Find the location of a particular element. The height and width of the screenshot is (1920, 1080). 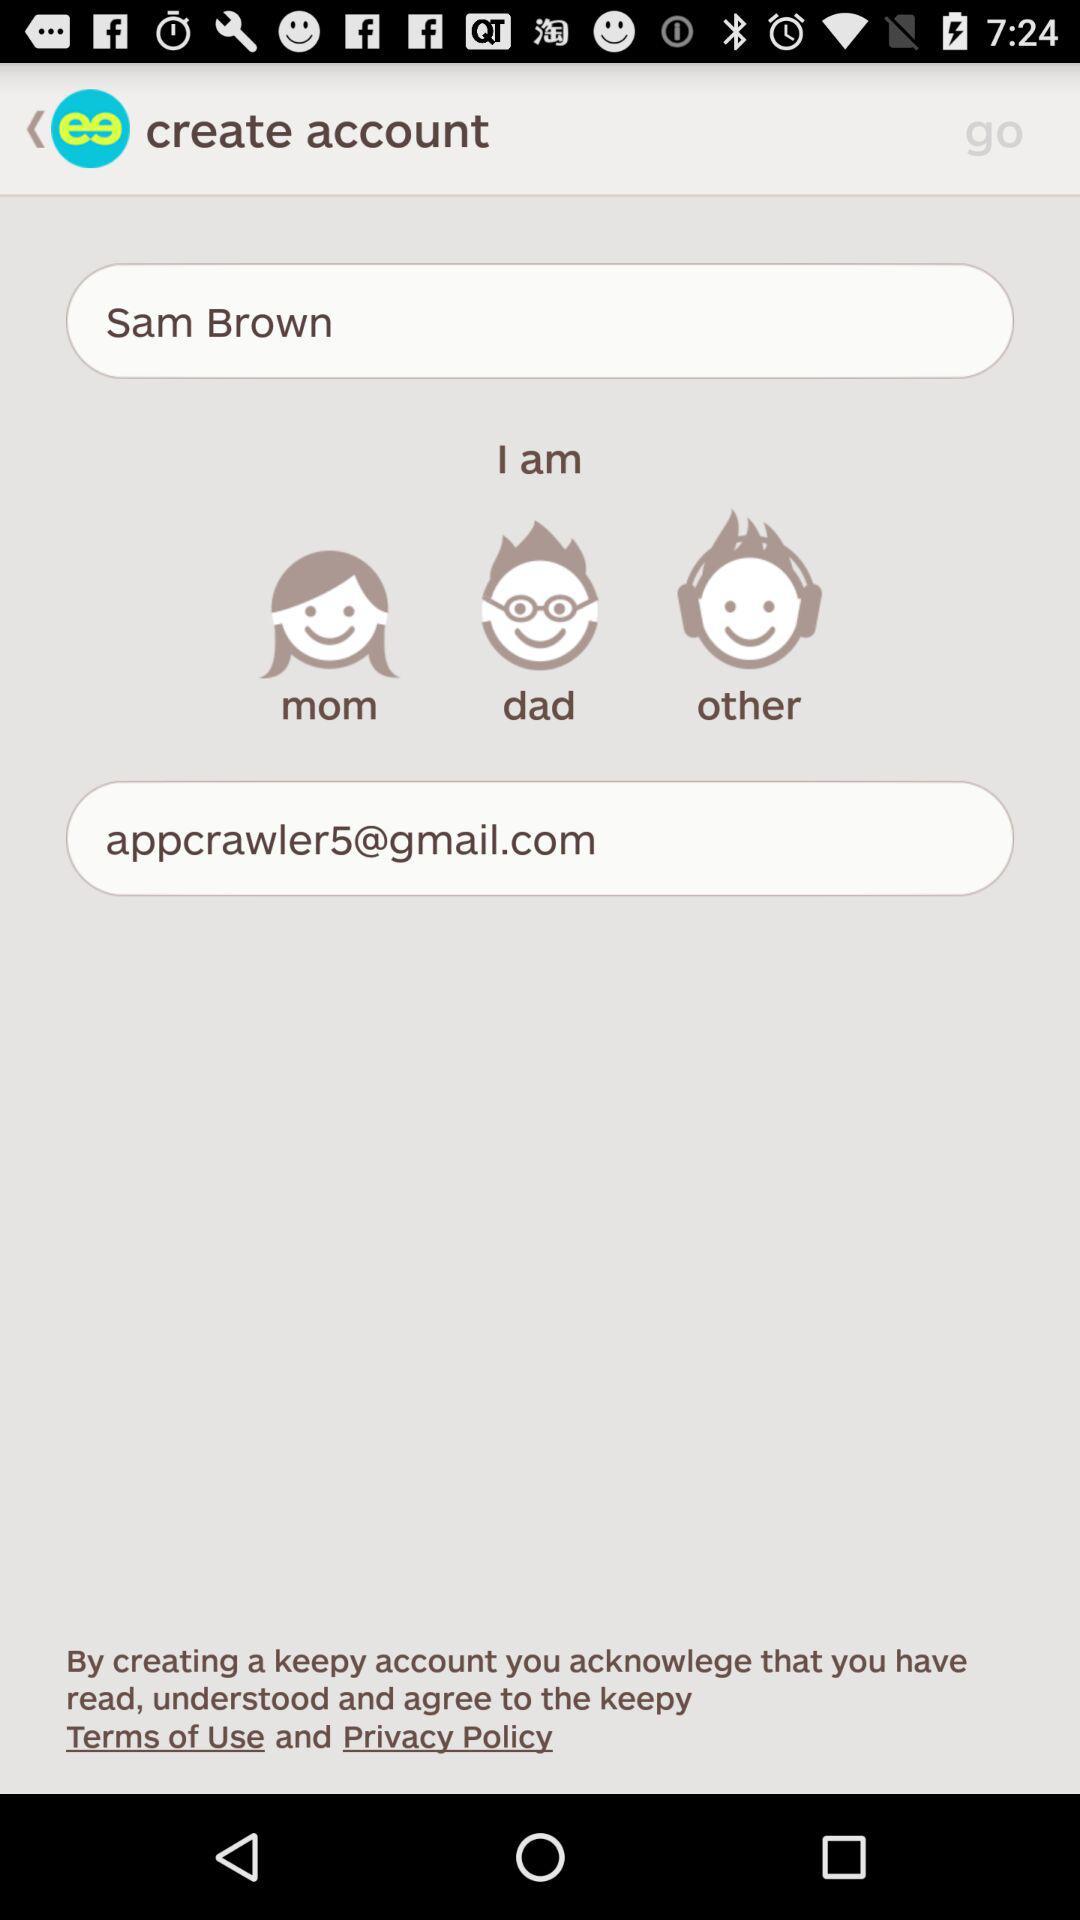

go back is located at coordinates (25, 127).